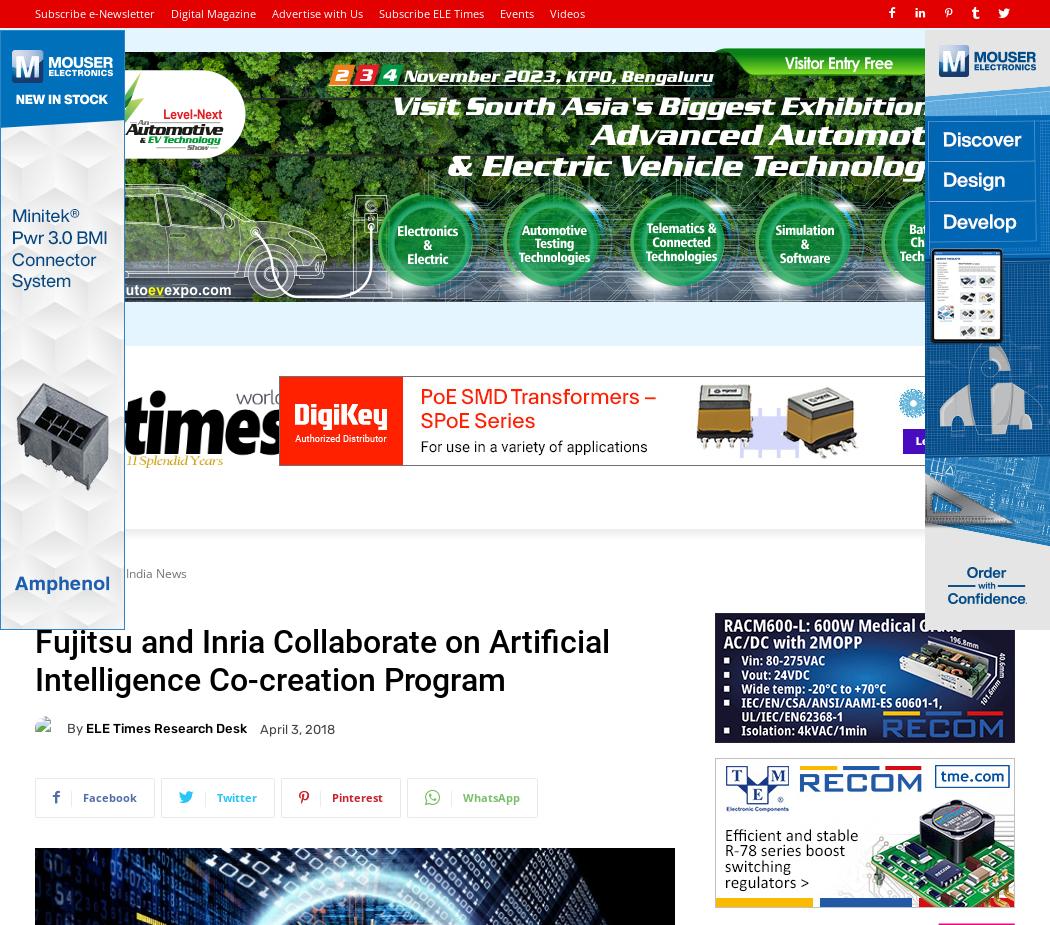 This screenshot has width=1050, height=925. Describe the element at coordinates (717, 504) in the screenshot. I see `'Latest Products'` at that location.